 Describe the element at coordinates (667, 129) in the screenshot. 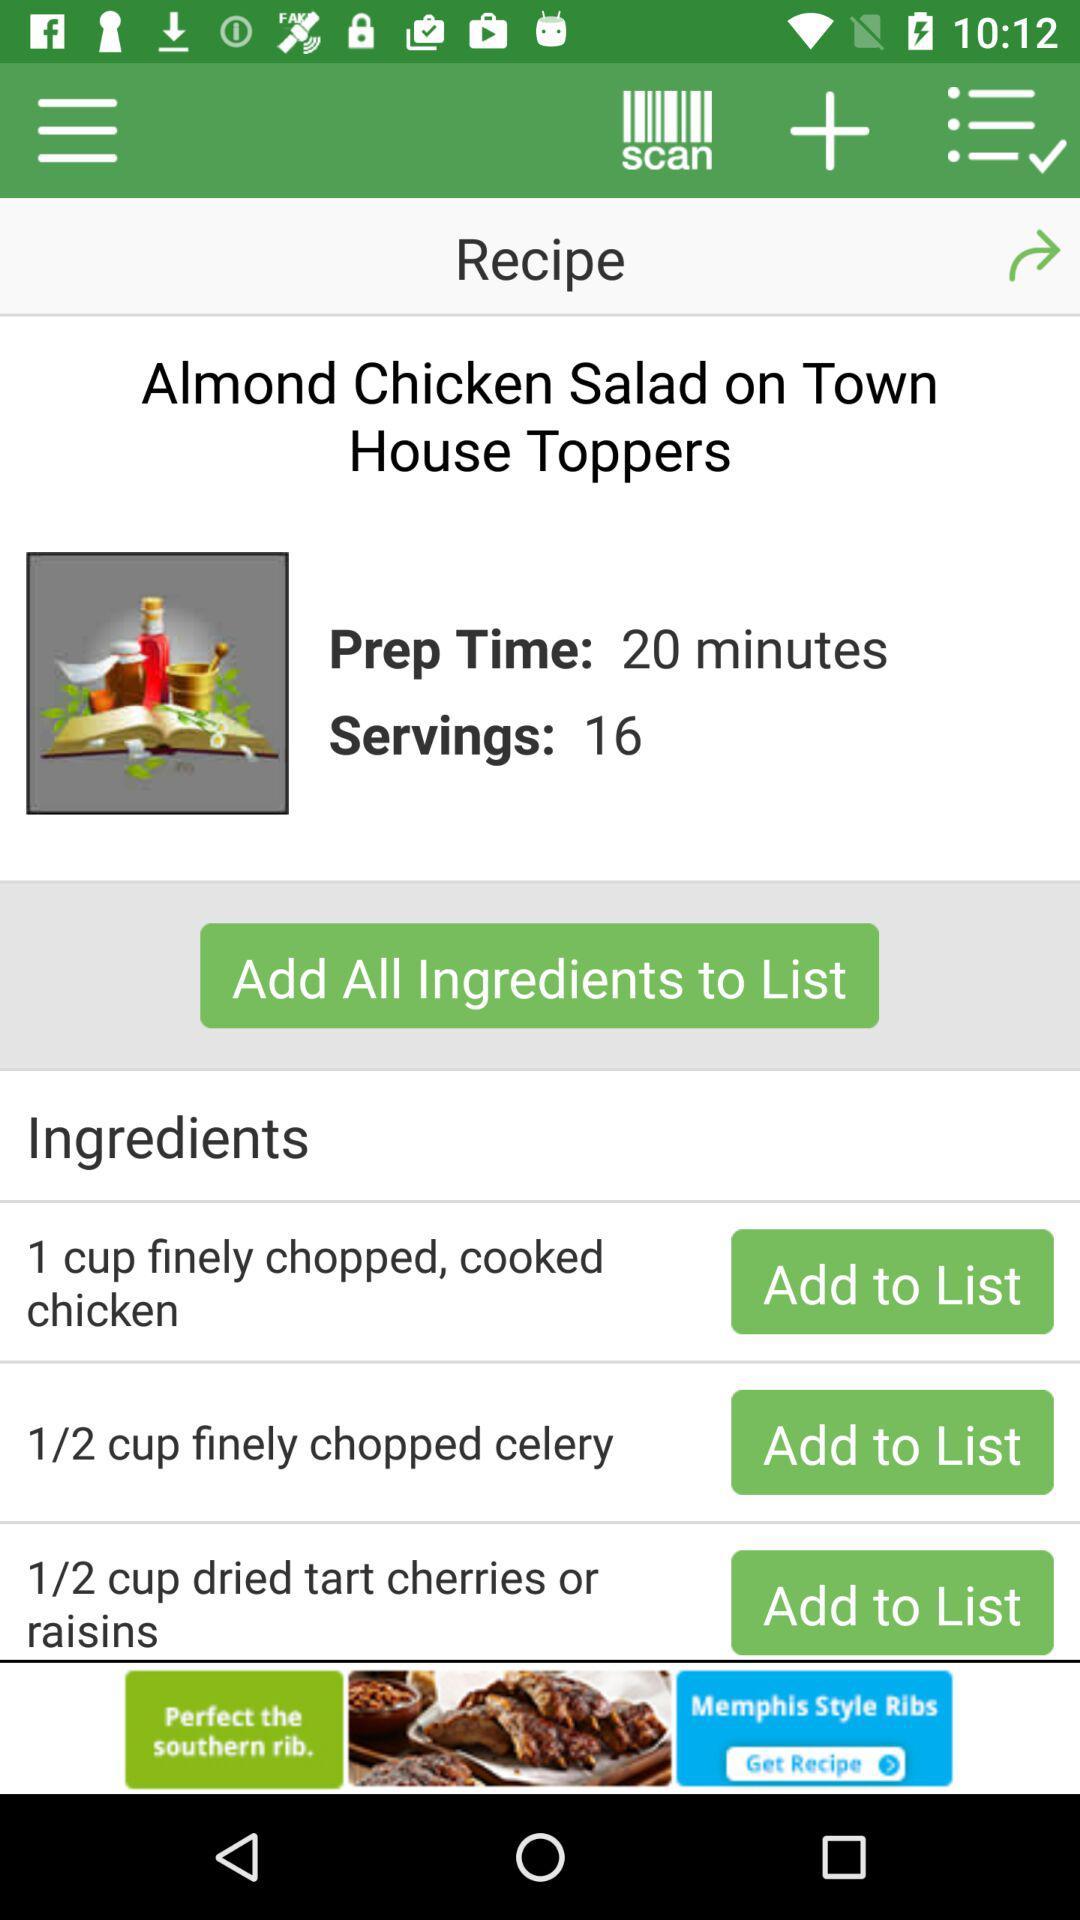

I see `the pause icon` at that location.